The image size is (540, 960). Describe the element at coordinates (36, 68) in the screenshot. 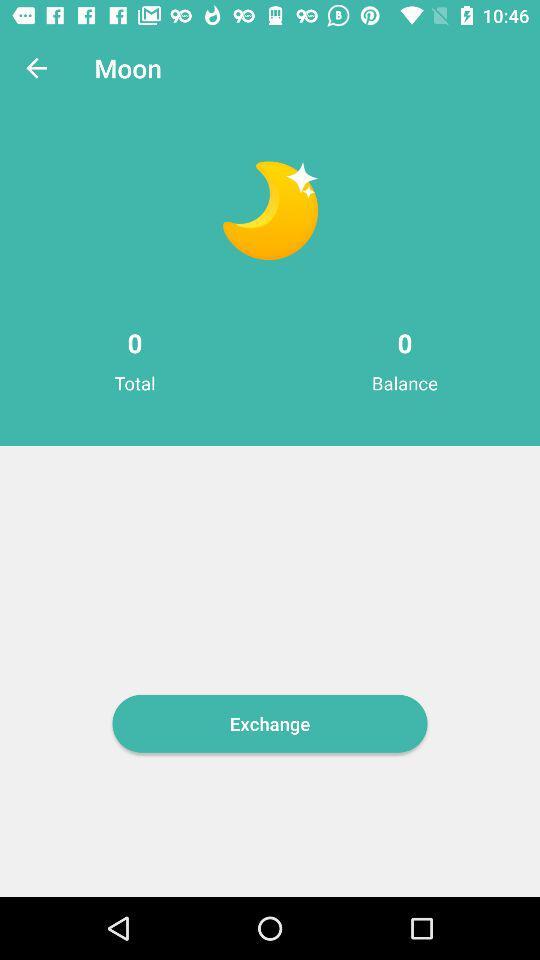

I see `the icon next to the moon item` at that location.